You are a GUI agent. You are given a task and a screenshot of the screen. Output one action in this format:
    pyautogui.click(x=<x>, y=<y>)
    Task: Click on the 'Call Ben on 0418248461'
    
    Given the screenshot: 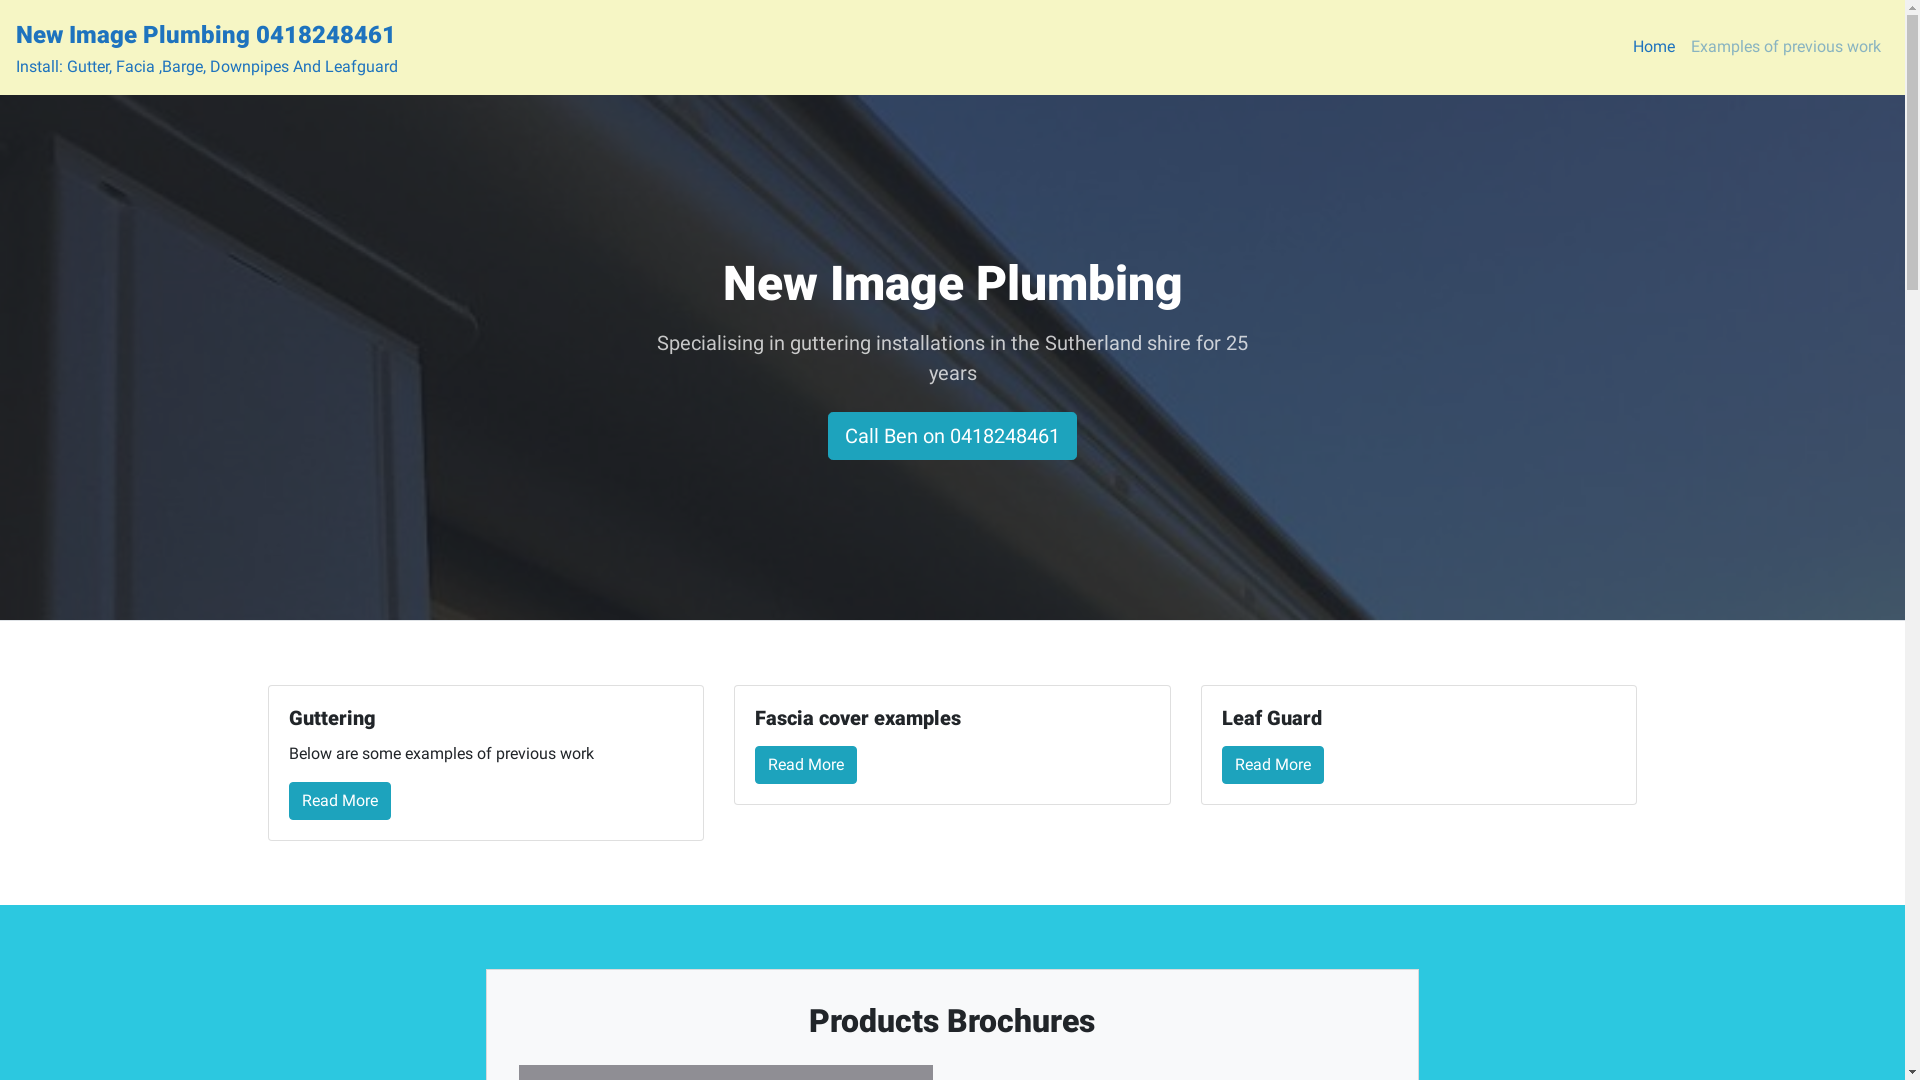 What is the action you would take?
    pyautogui.click(x=828, y=434)
    